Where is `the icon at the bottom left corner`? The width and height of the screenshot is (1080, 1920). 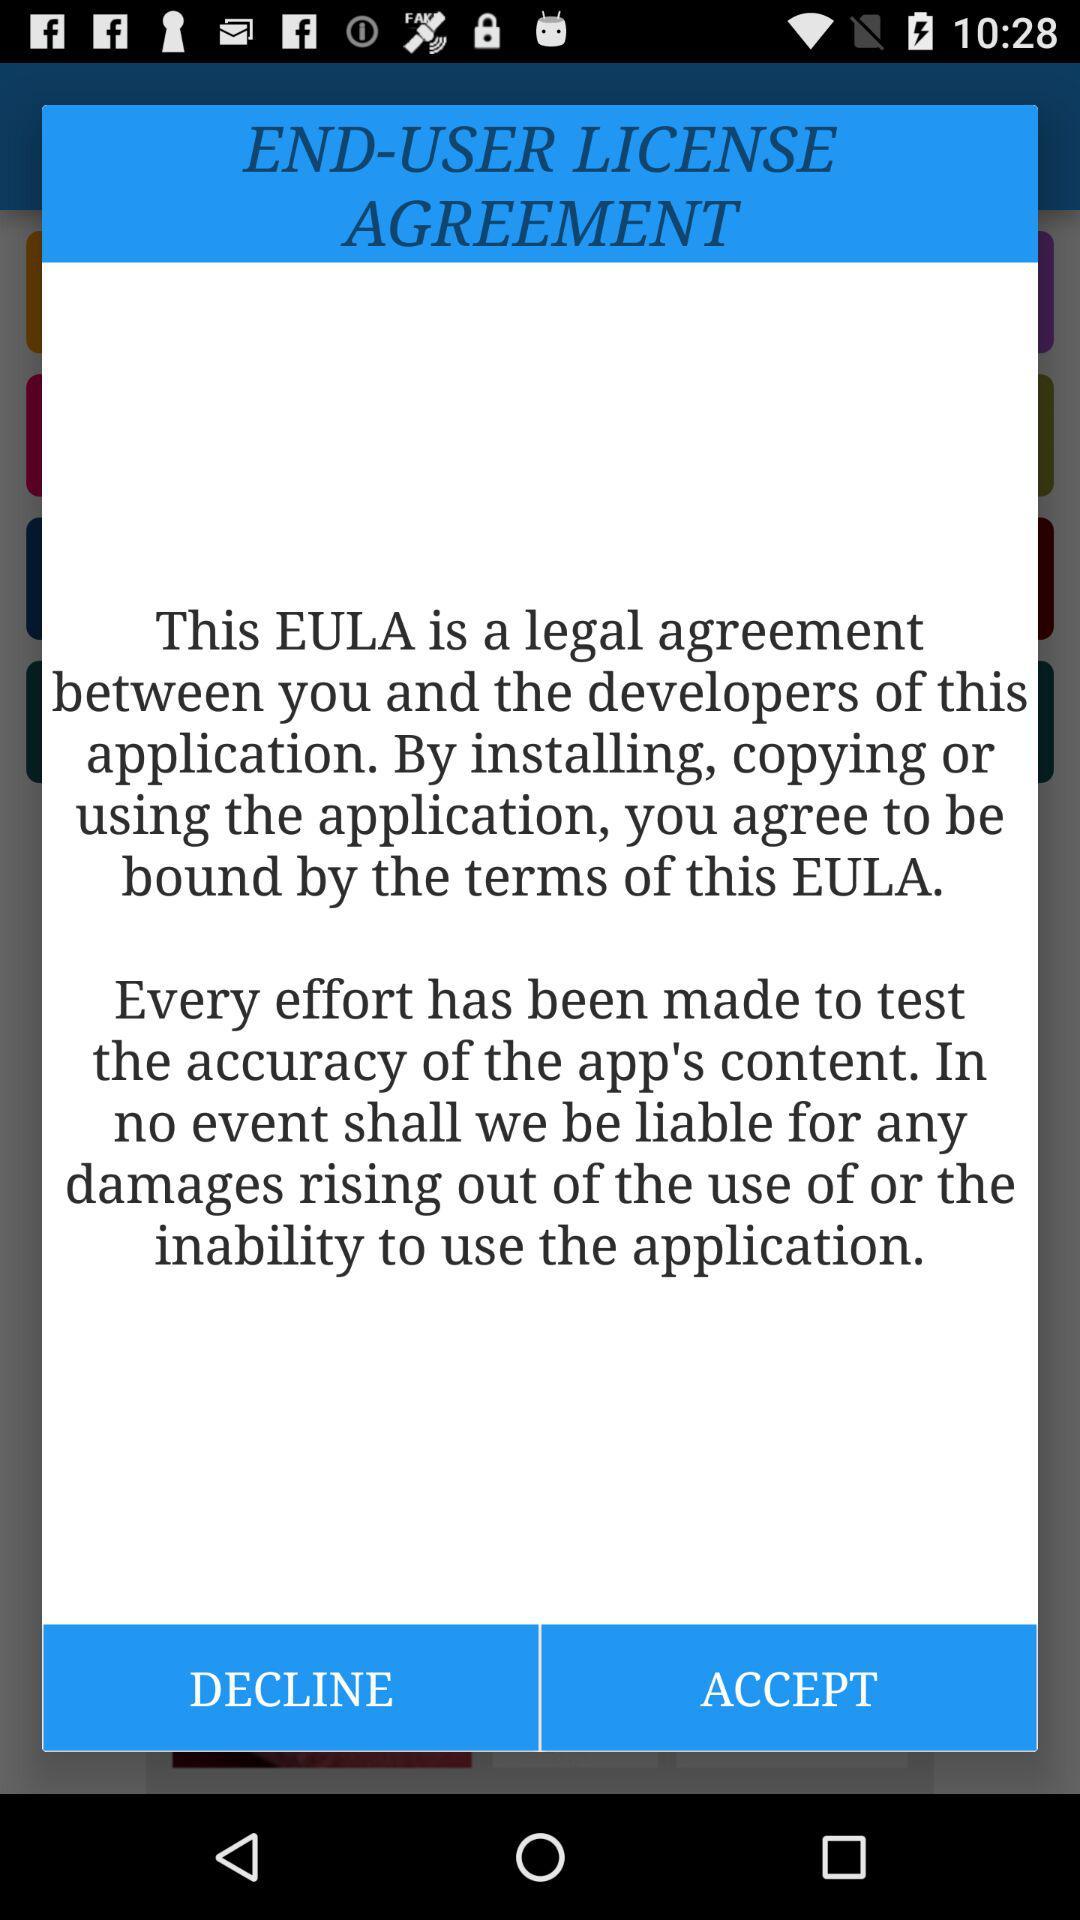 the icon at the bottom left corner is located at coordinates (290, 1686).